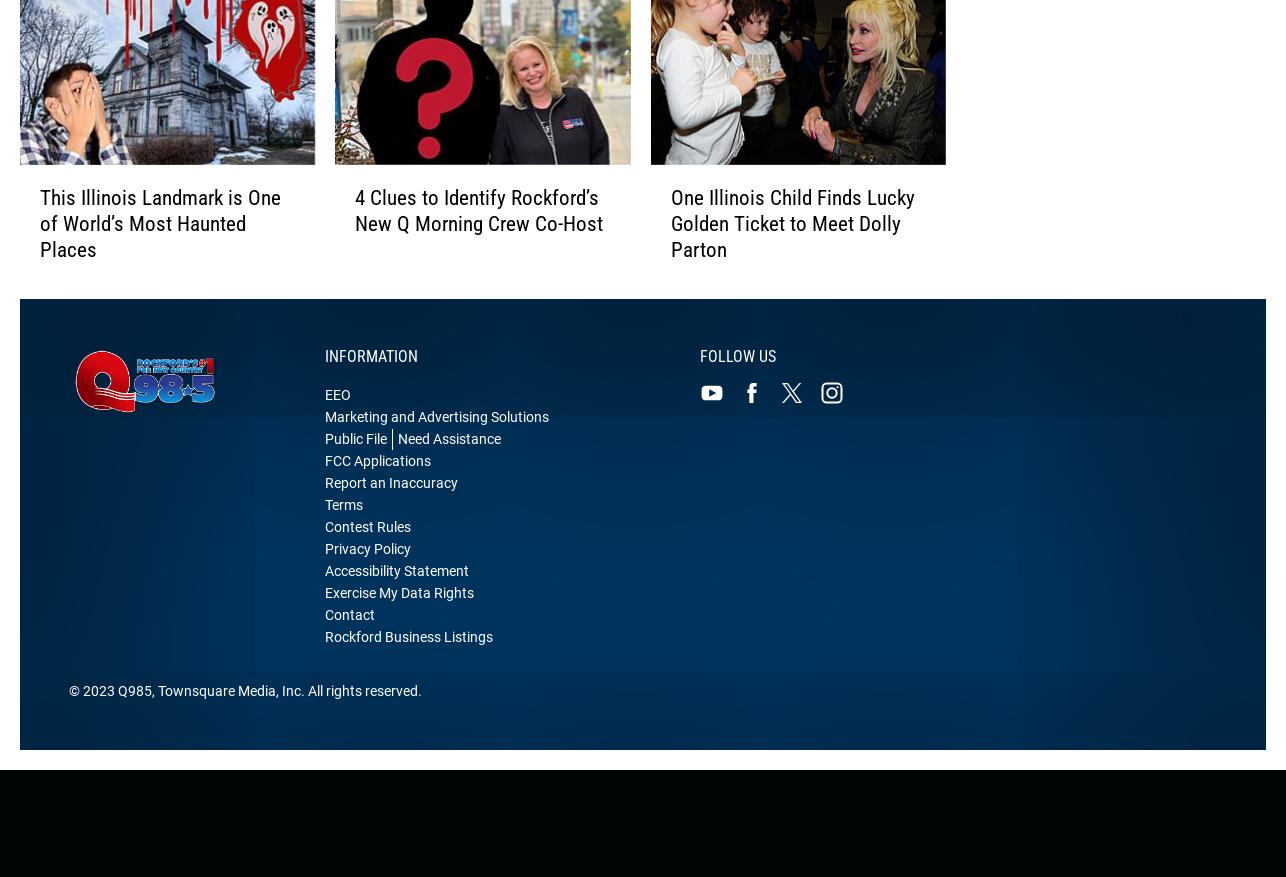 This screenshot has width=1286, height=877. What do you see at coordinates (448, 461) in the screenshot?
I see `'Need Assistance'` at bounding box center [448, 461].